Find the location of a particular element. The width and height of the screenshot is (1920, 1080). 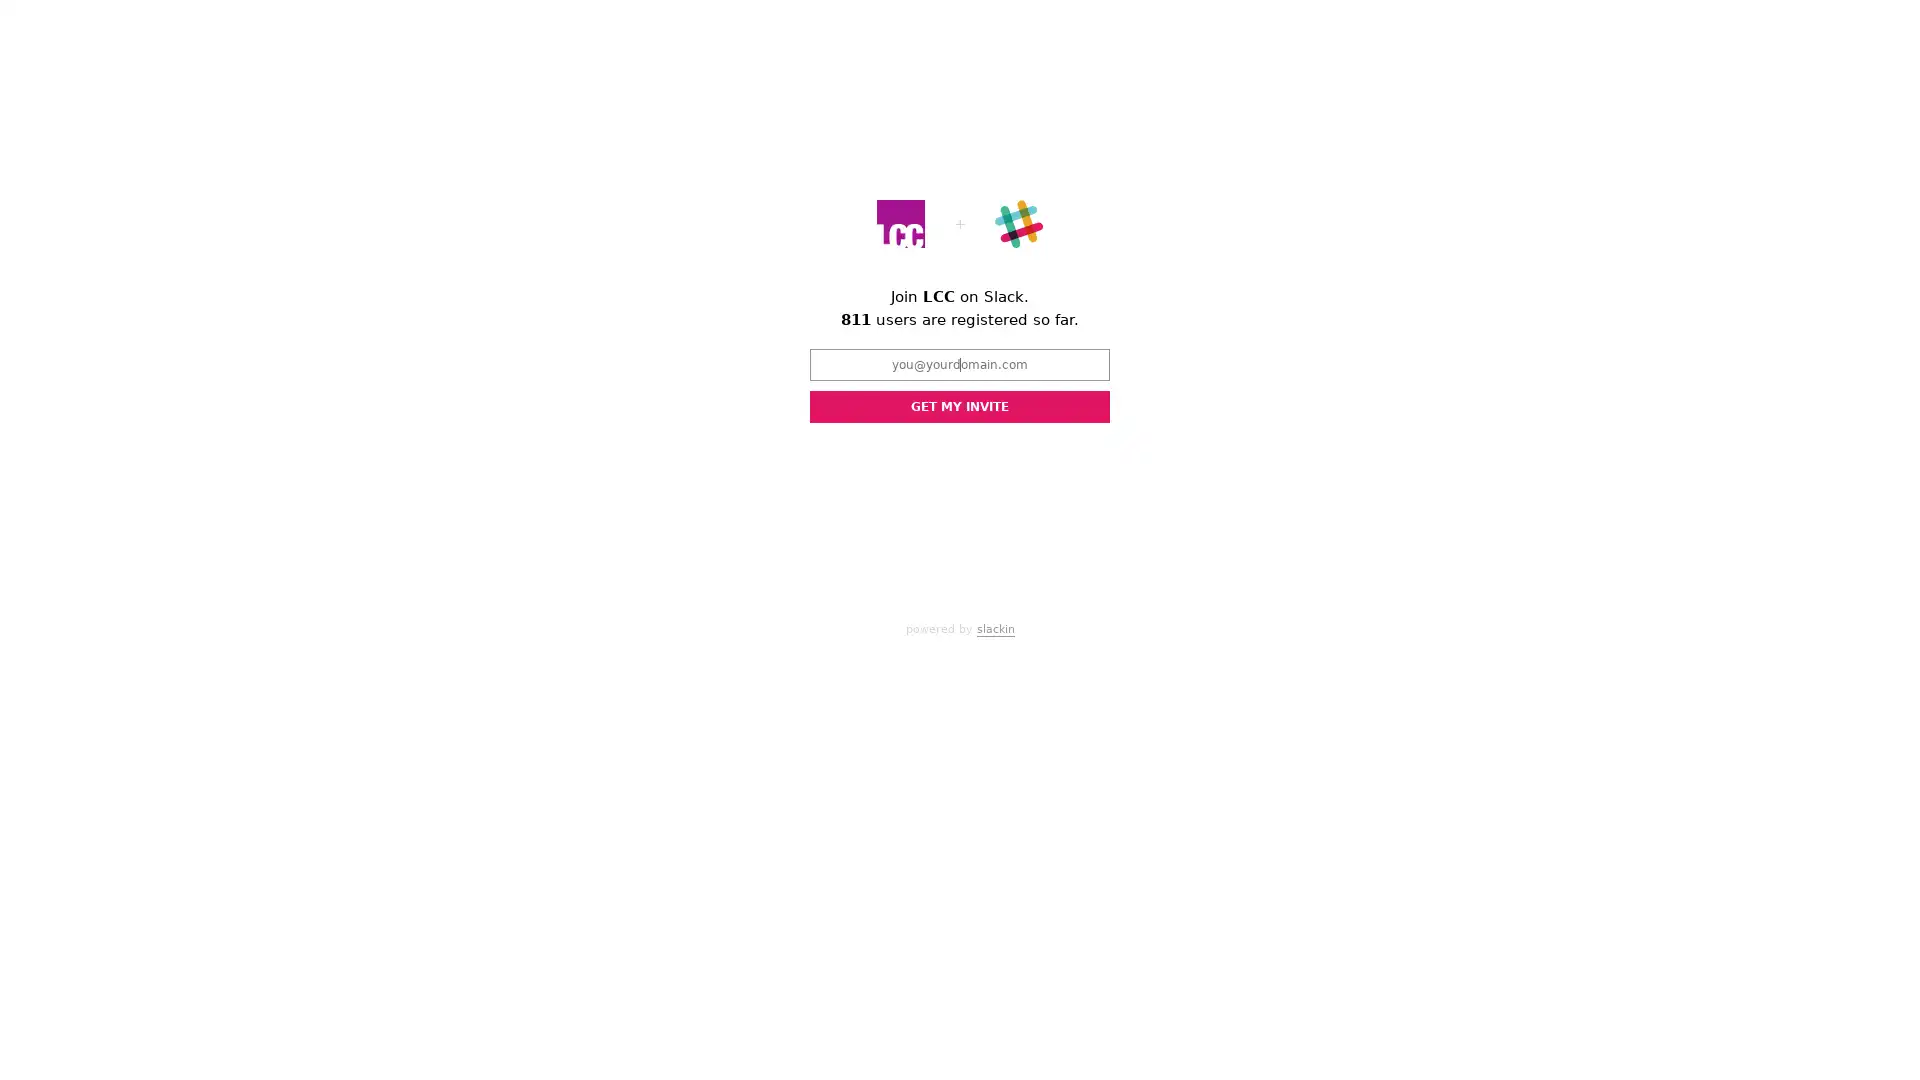

GET MY INVITE is located at coordinates (960, 406).